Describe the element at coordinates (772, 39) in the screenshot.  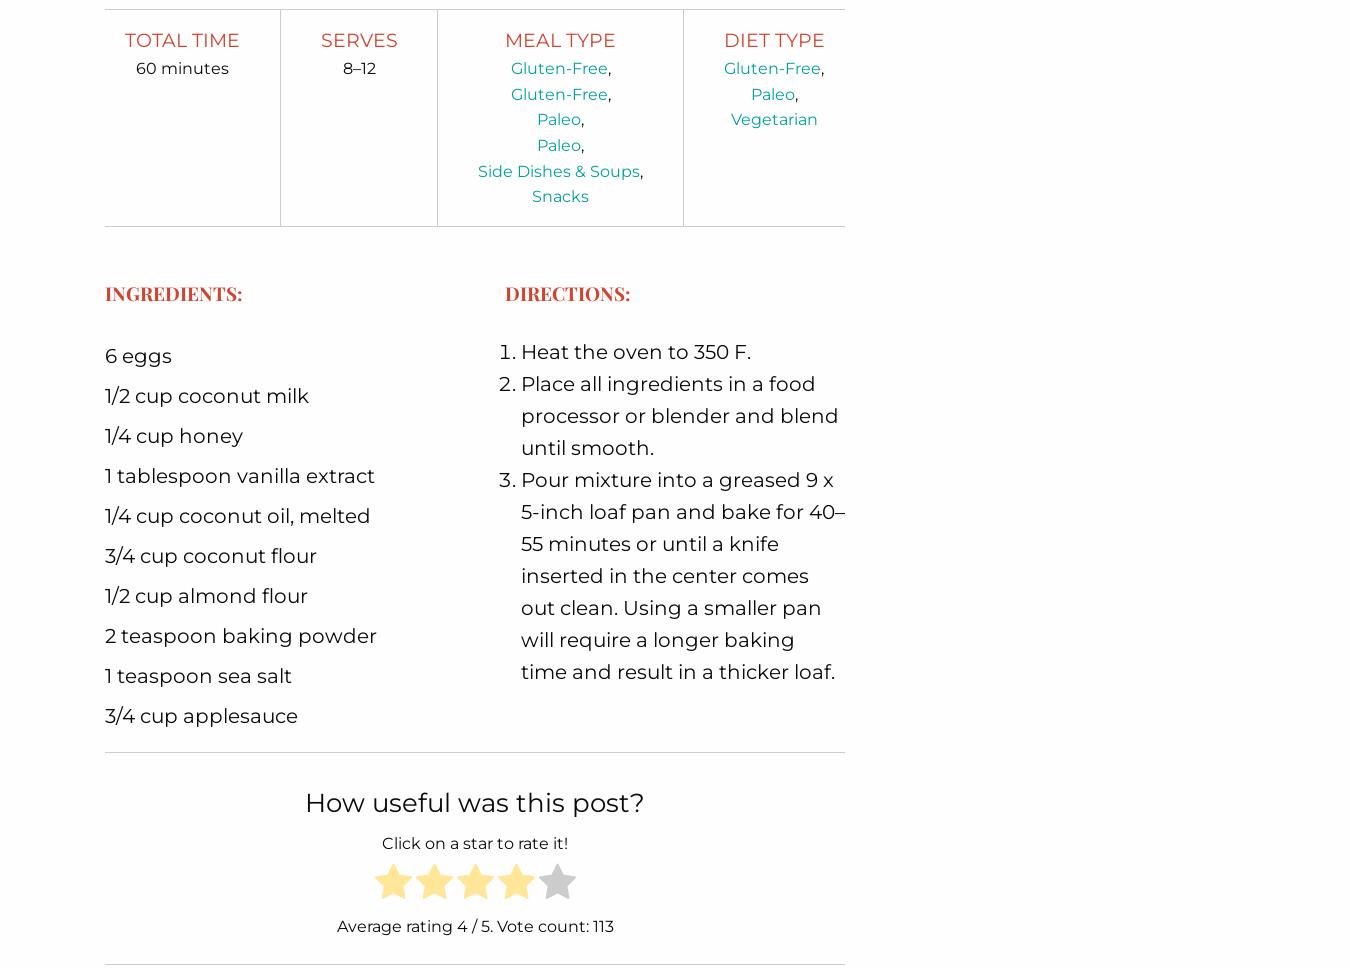
I see `'Diet Type'` at that location.